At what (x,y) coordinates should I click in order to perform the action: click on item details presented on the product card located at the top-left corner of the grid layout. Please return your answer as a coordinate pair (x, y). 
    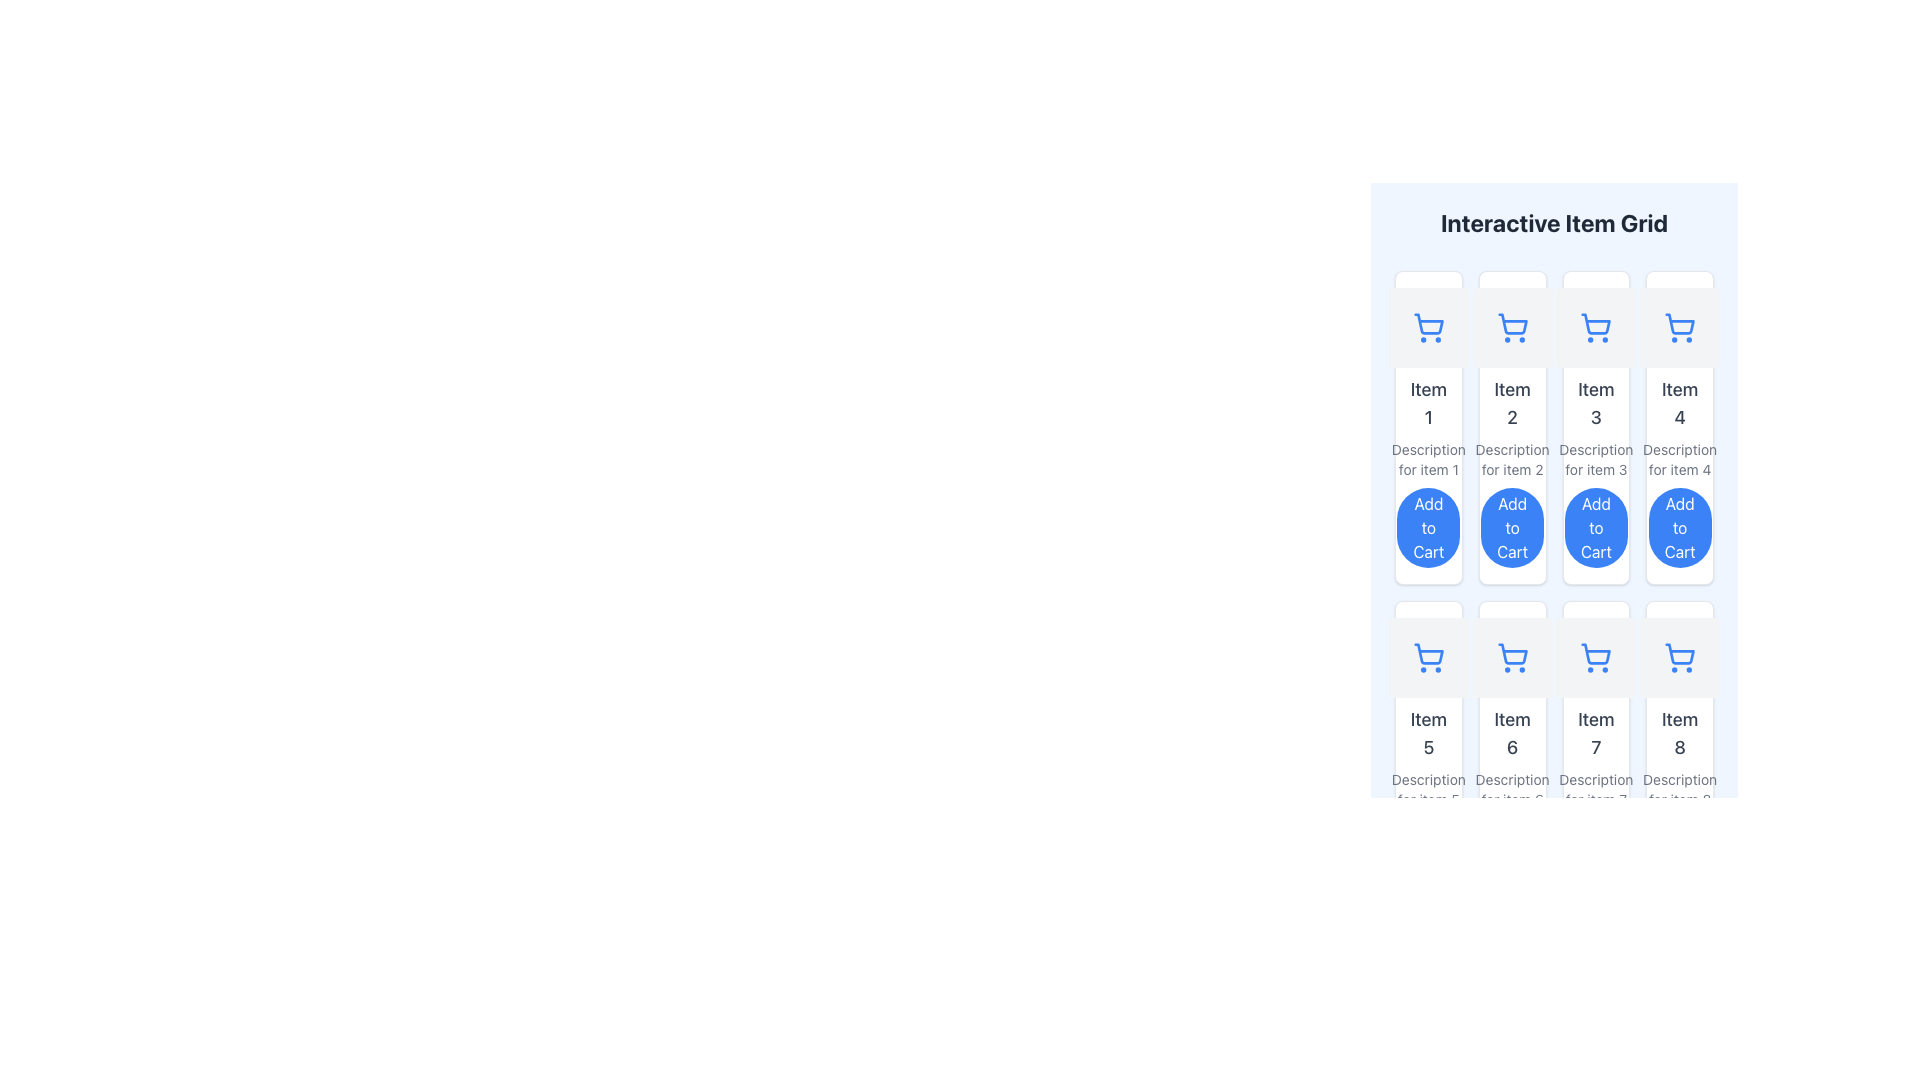
    Looking at the image, I should click on (1427, 427).